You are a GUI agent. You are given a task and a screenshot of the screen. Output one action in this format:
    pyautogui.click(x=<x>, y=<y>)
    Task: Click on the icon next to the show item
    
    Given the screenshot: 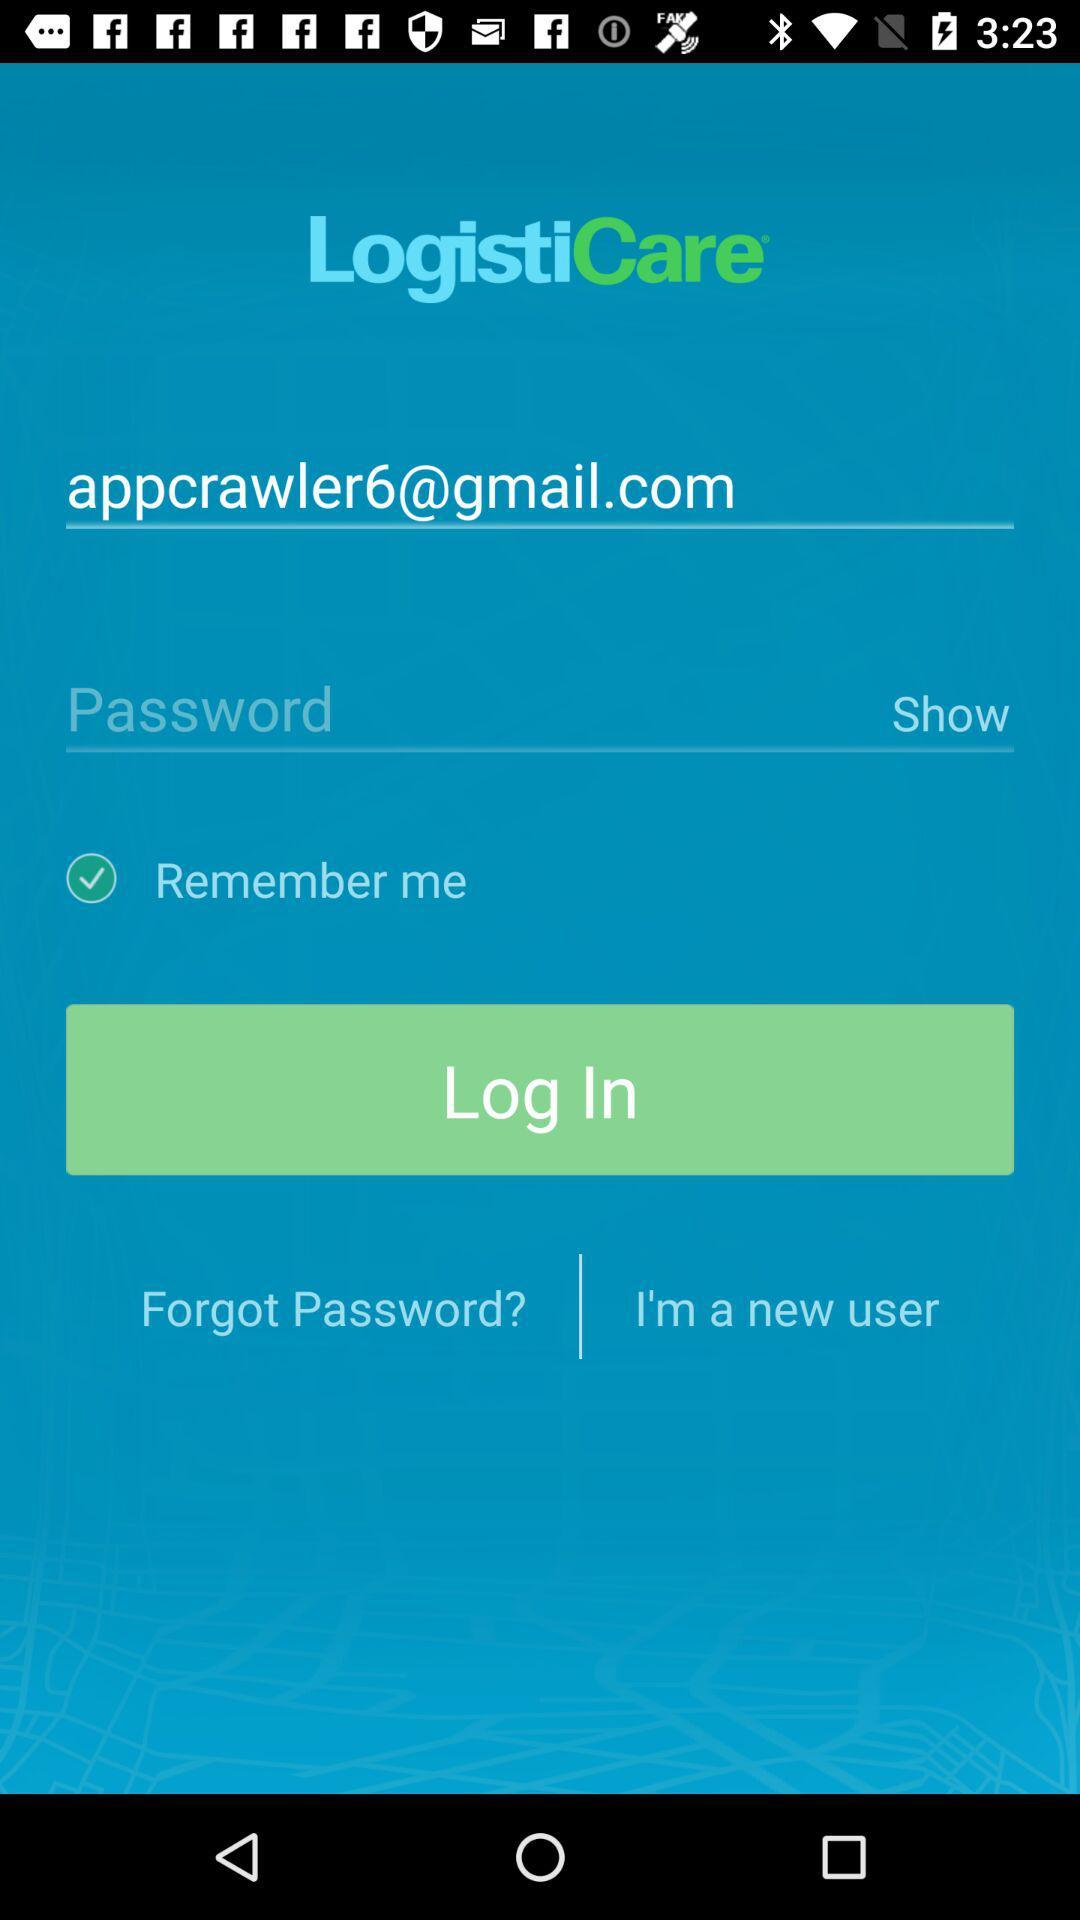 What is the action you would take?
    pyautogui.click(x=474, y=706)
    